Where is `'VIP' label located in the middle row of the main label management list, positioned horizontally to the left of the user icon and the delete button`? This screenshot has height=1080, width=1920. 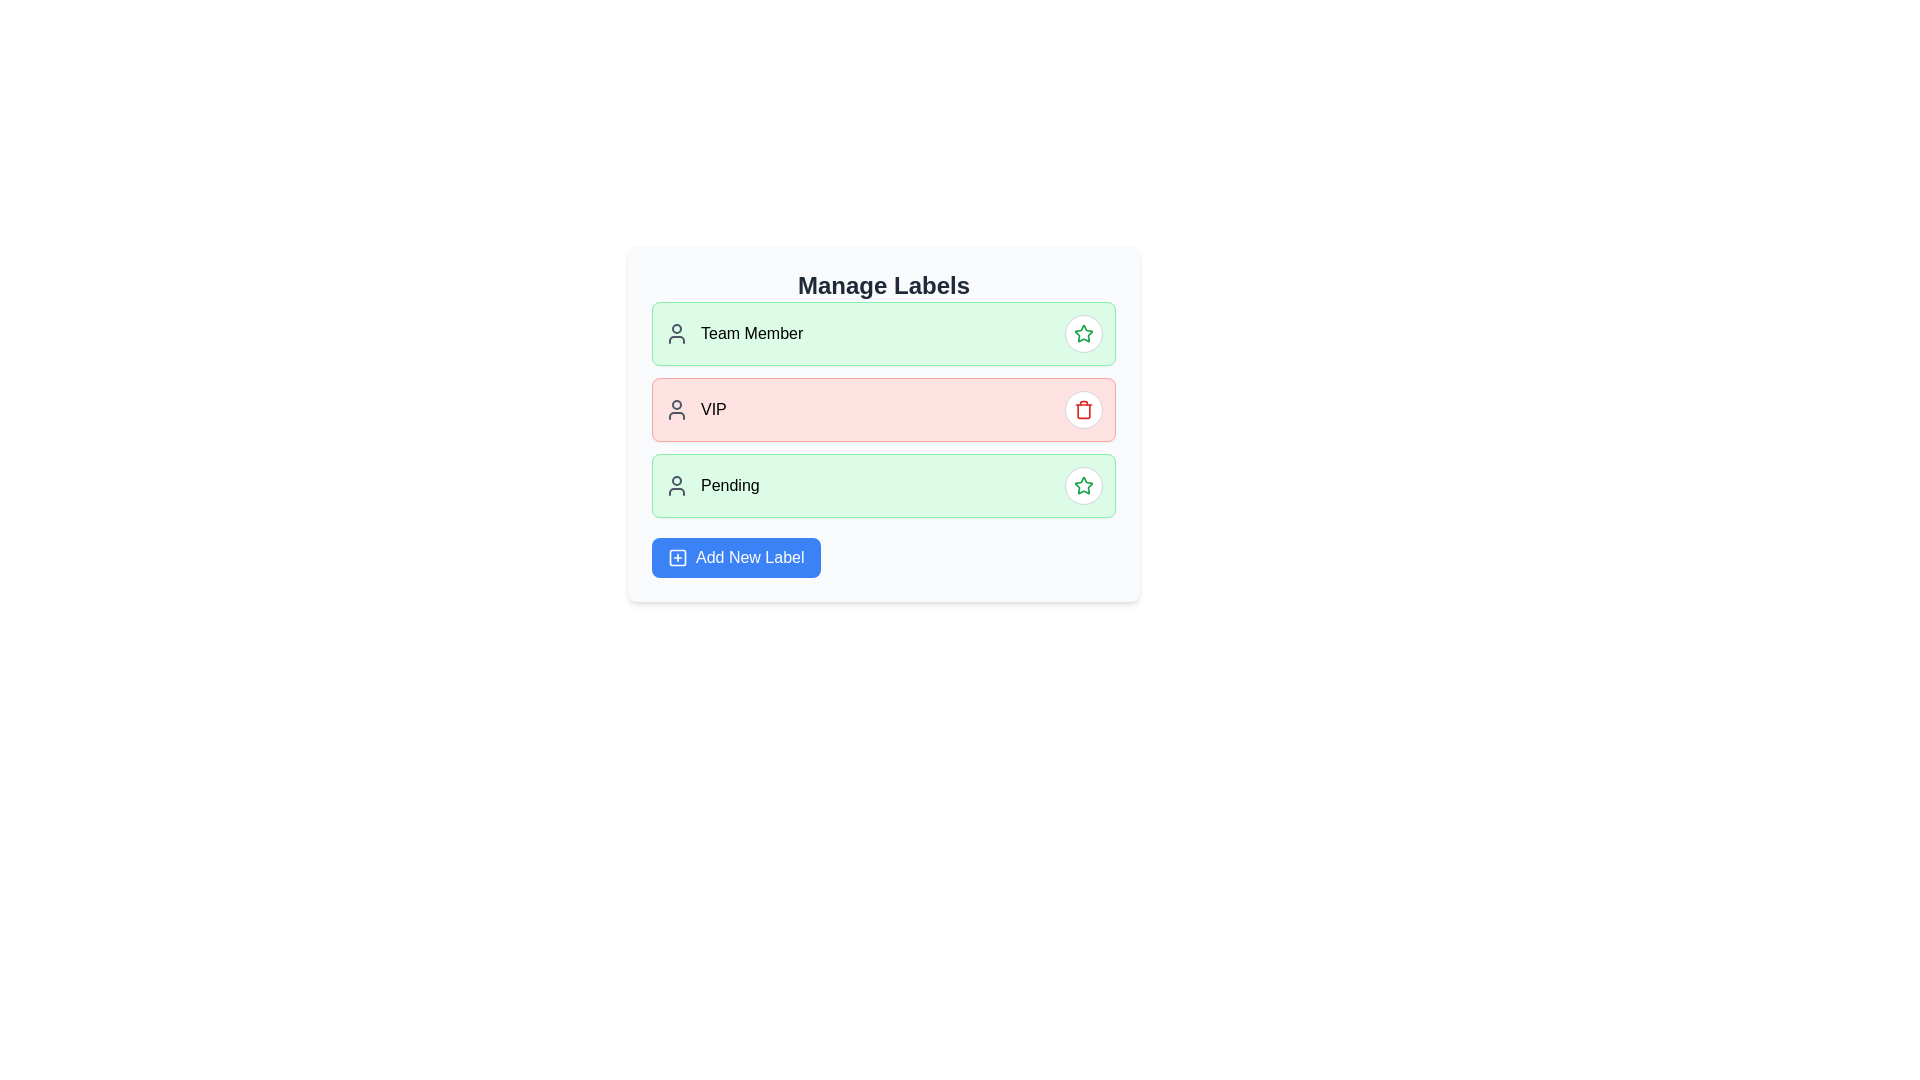 'VIP' label located in the middle row of the main label management list, positioned horizontally to the left of the user icon and the delete button is located at coordinates (695, 408).